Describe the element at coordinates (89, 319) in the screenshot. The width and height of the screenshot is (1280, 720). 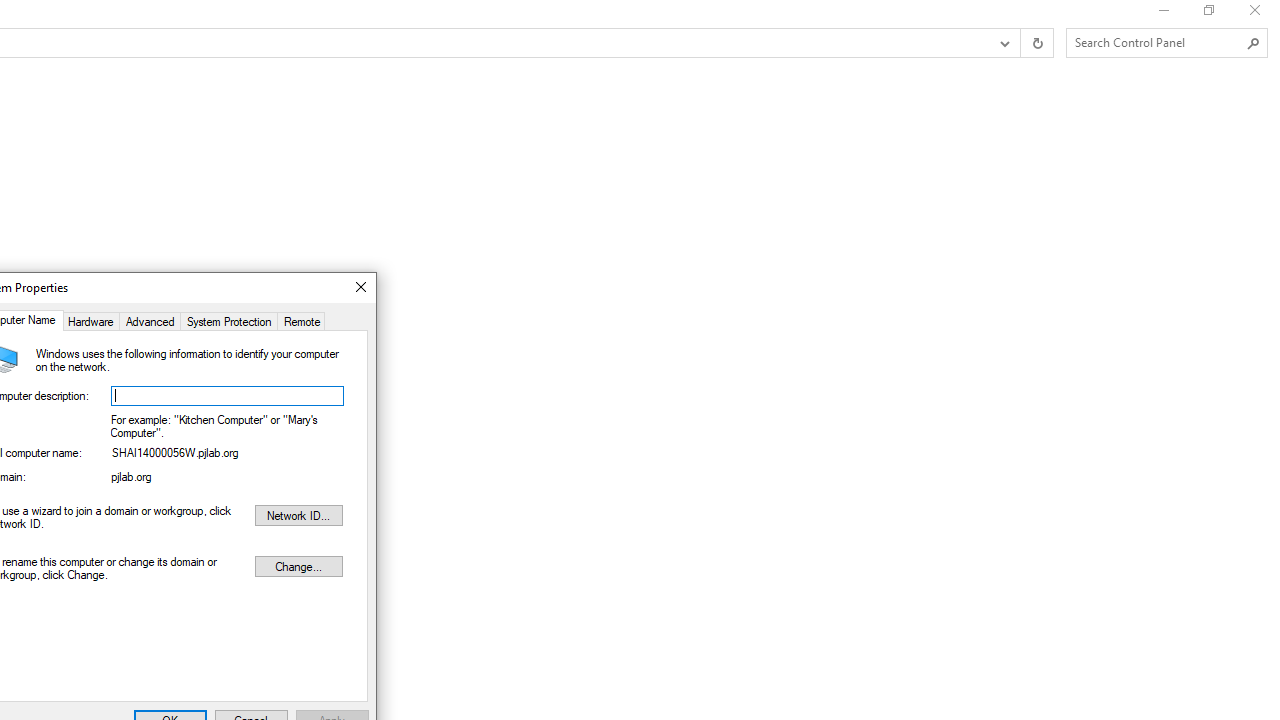
I see `'Hardware'` at that location.